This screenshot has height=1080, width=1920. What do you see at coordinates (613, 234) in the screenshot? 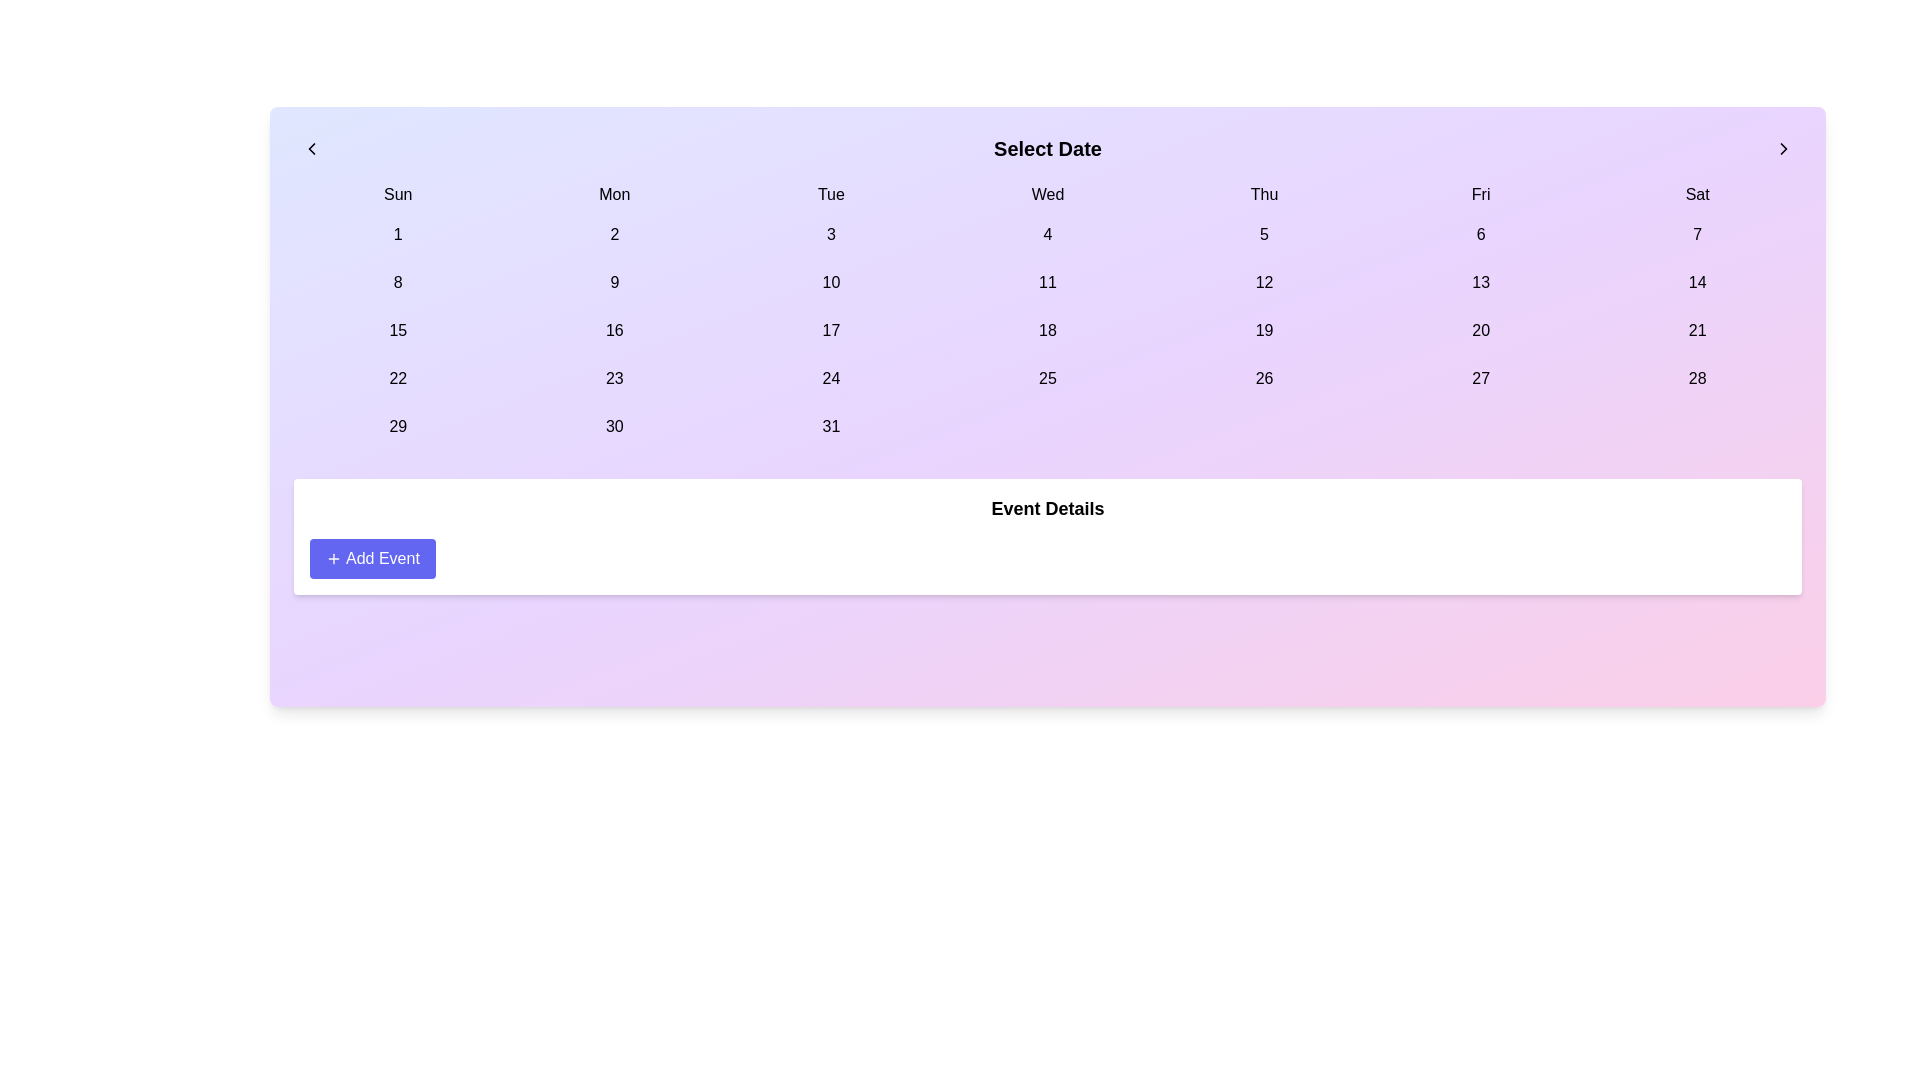
I see `the rectangular button labeled '2' with rounded corners to change its background color to indigo` at bounding box center [613, 234].